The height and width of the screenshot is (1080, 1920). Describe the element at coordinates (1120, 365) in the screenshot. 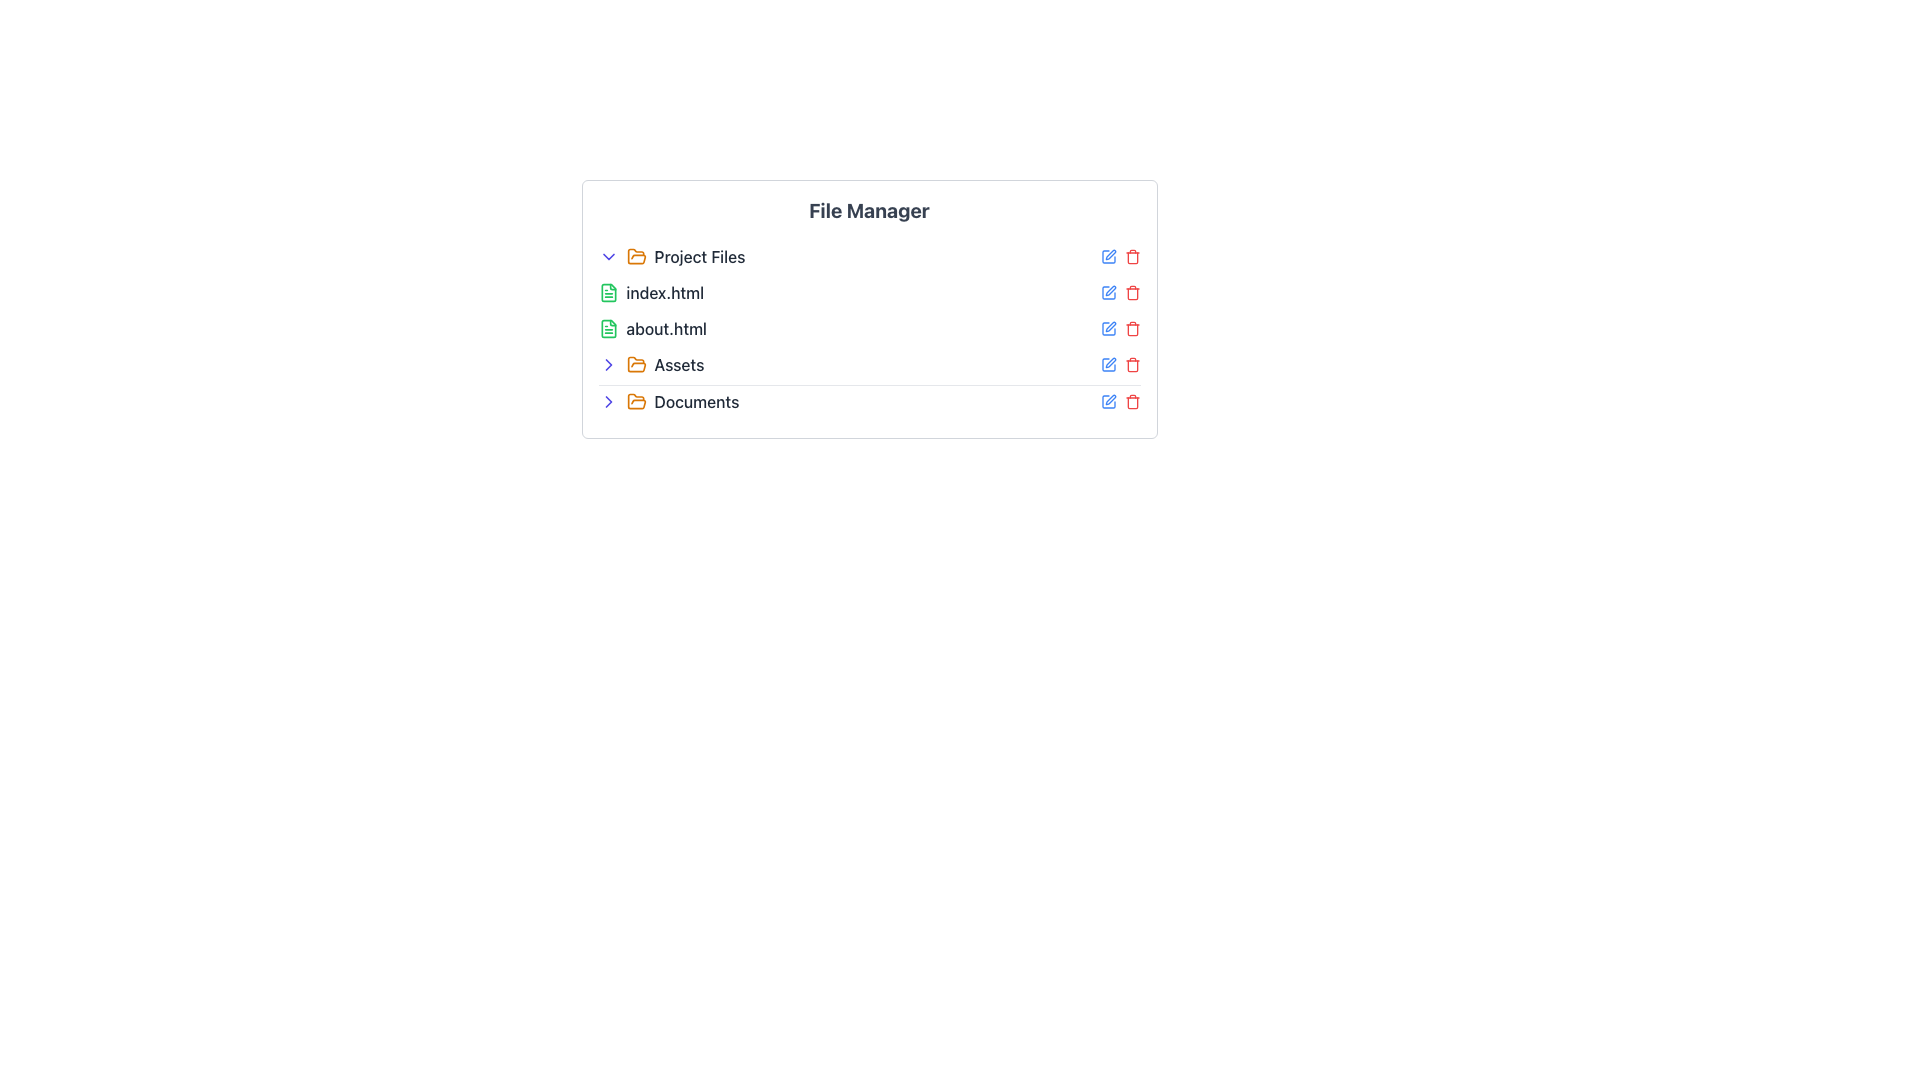

I see `the red trash icon within the 'Assets' row in the 'File Manager' section` at that location.